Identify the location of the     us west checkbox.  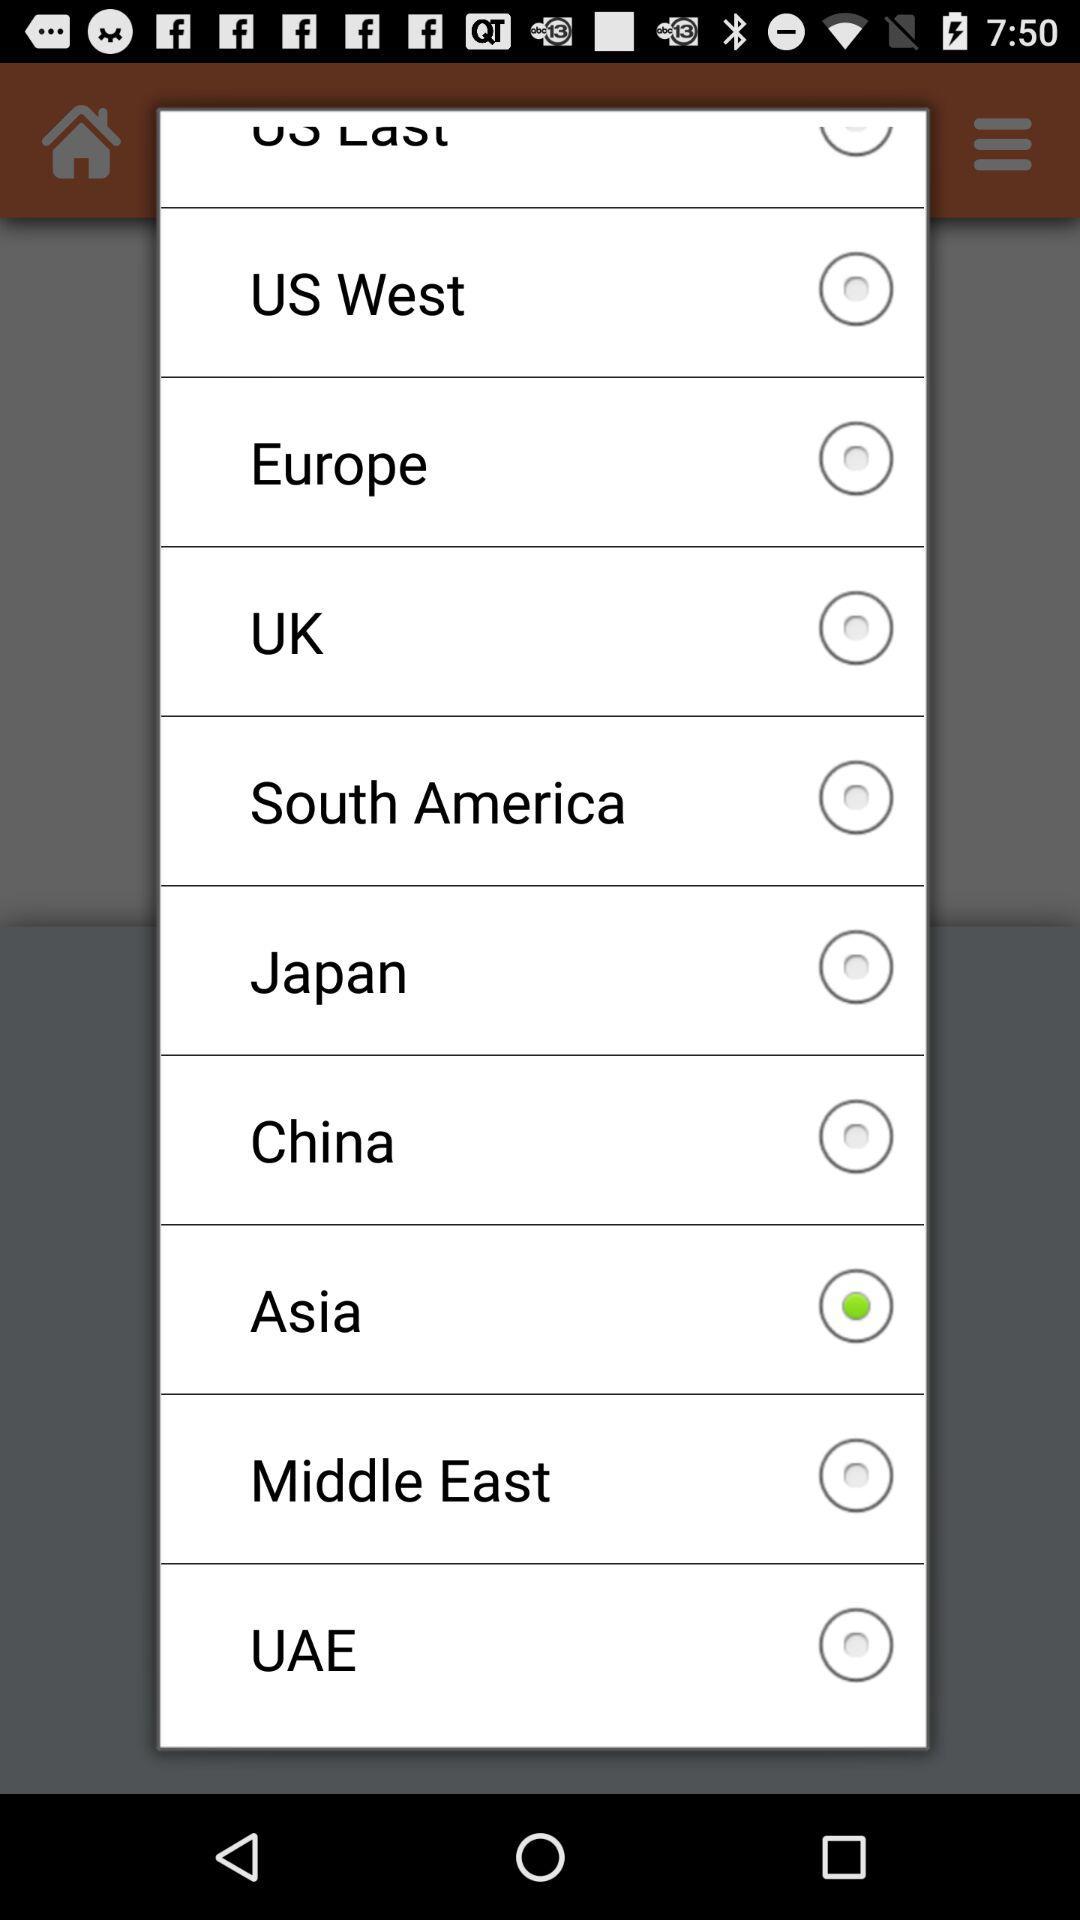
(542, 291).